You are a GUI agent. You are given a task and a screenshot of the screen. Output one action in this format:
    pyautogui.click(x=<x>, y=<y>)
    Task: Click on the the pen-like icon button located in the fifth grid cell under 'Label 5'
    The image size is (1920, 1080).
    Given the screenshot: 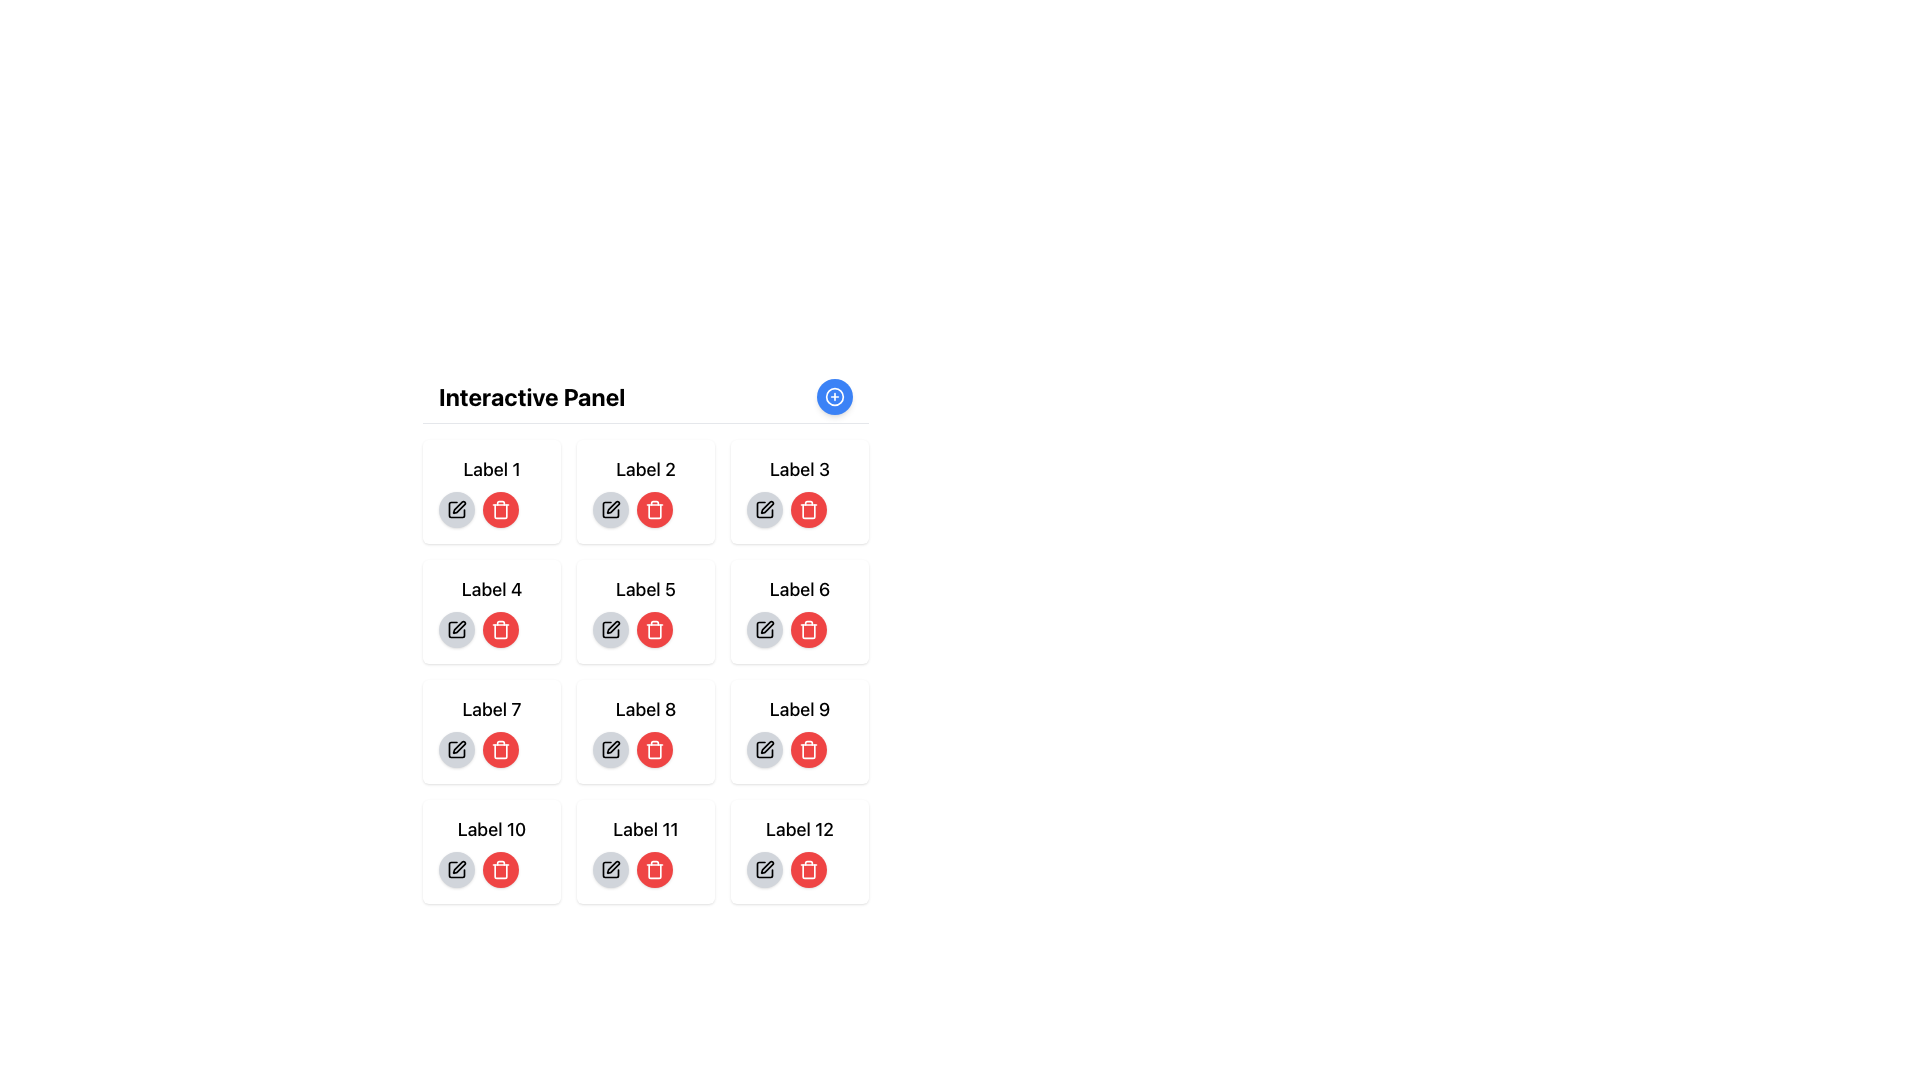 What is the action you would take?
    pyautogui.click(x=612, y=626)
    